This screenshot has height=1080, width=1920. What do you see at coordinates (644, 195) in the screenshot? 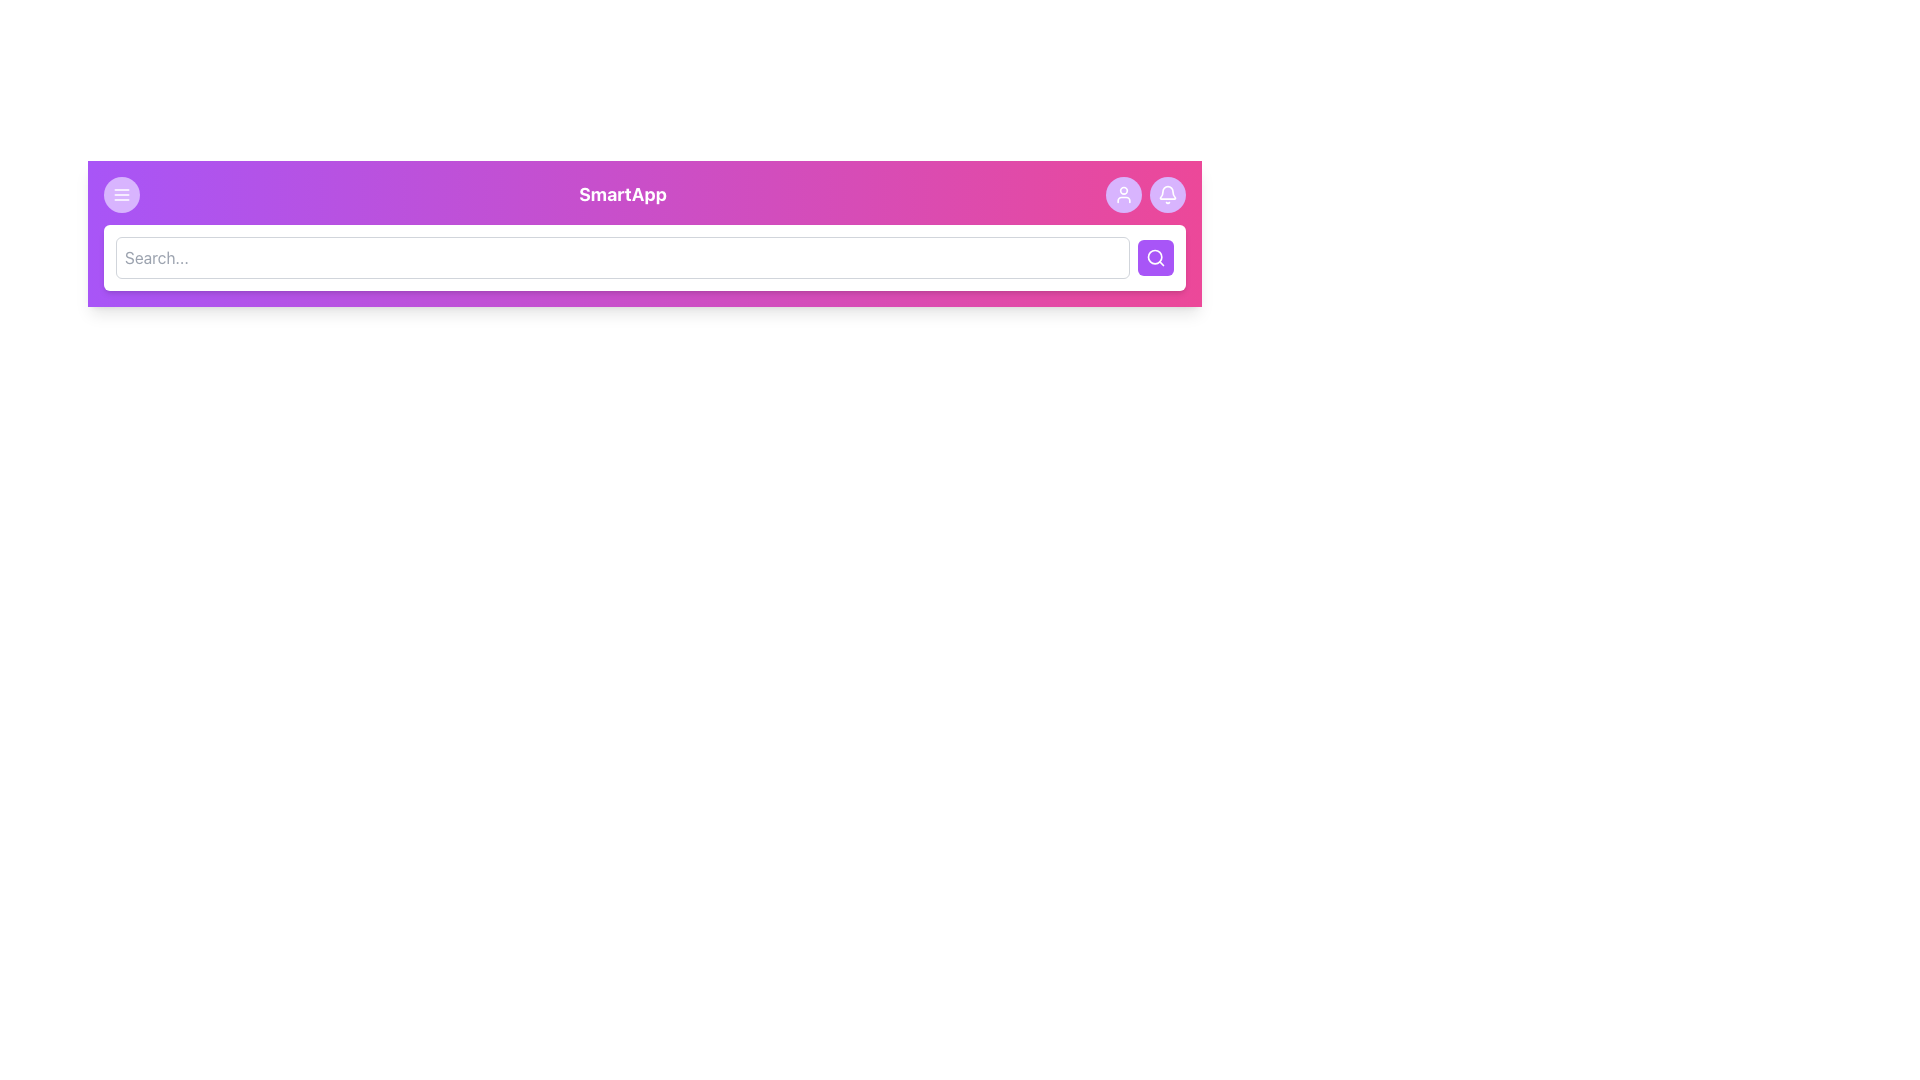
I see `the prominently styled text displaying 'SmartApp' in bold white font centered on a gradient background bar transitioning from purple to pink` at bounding box center [644, 195].